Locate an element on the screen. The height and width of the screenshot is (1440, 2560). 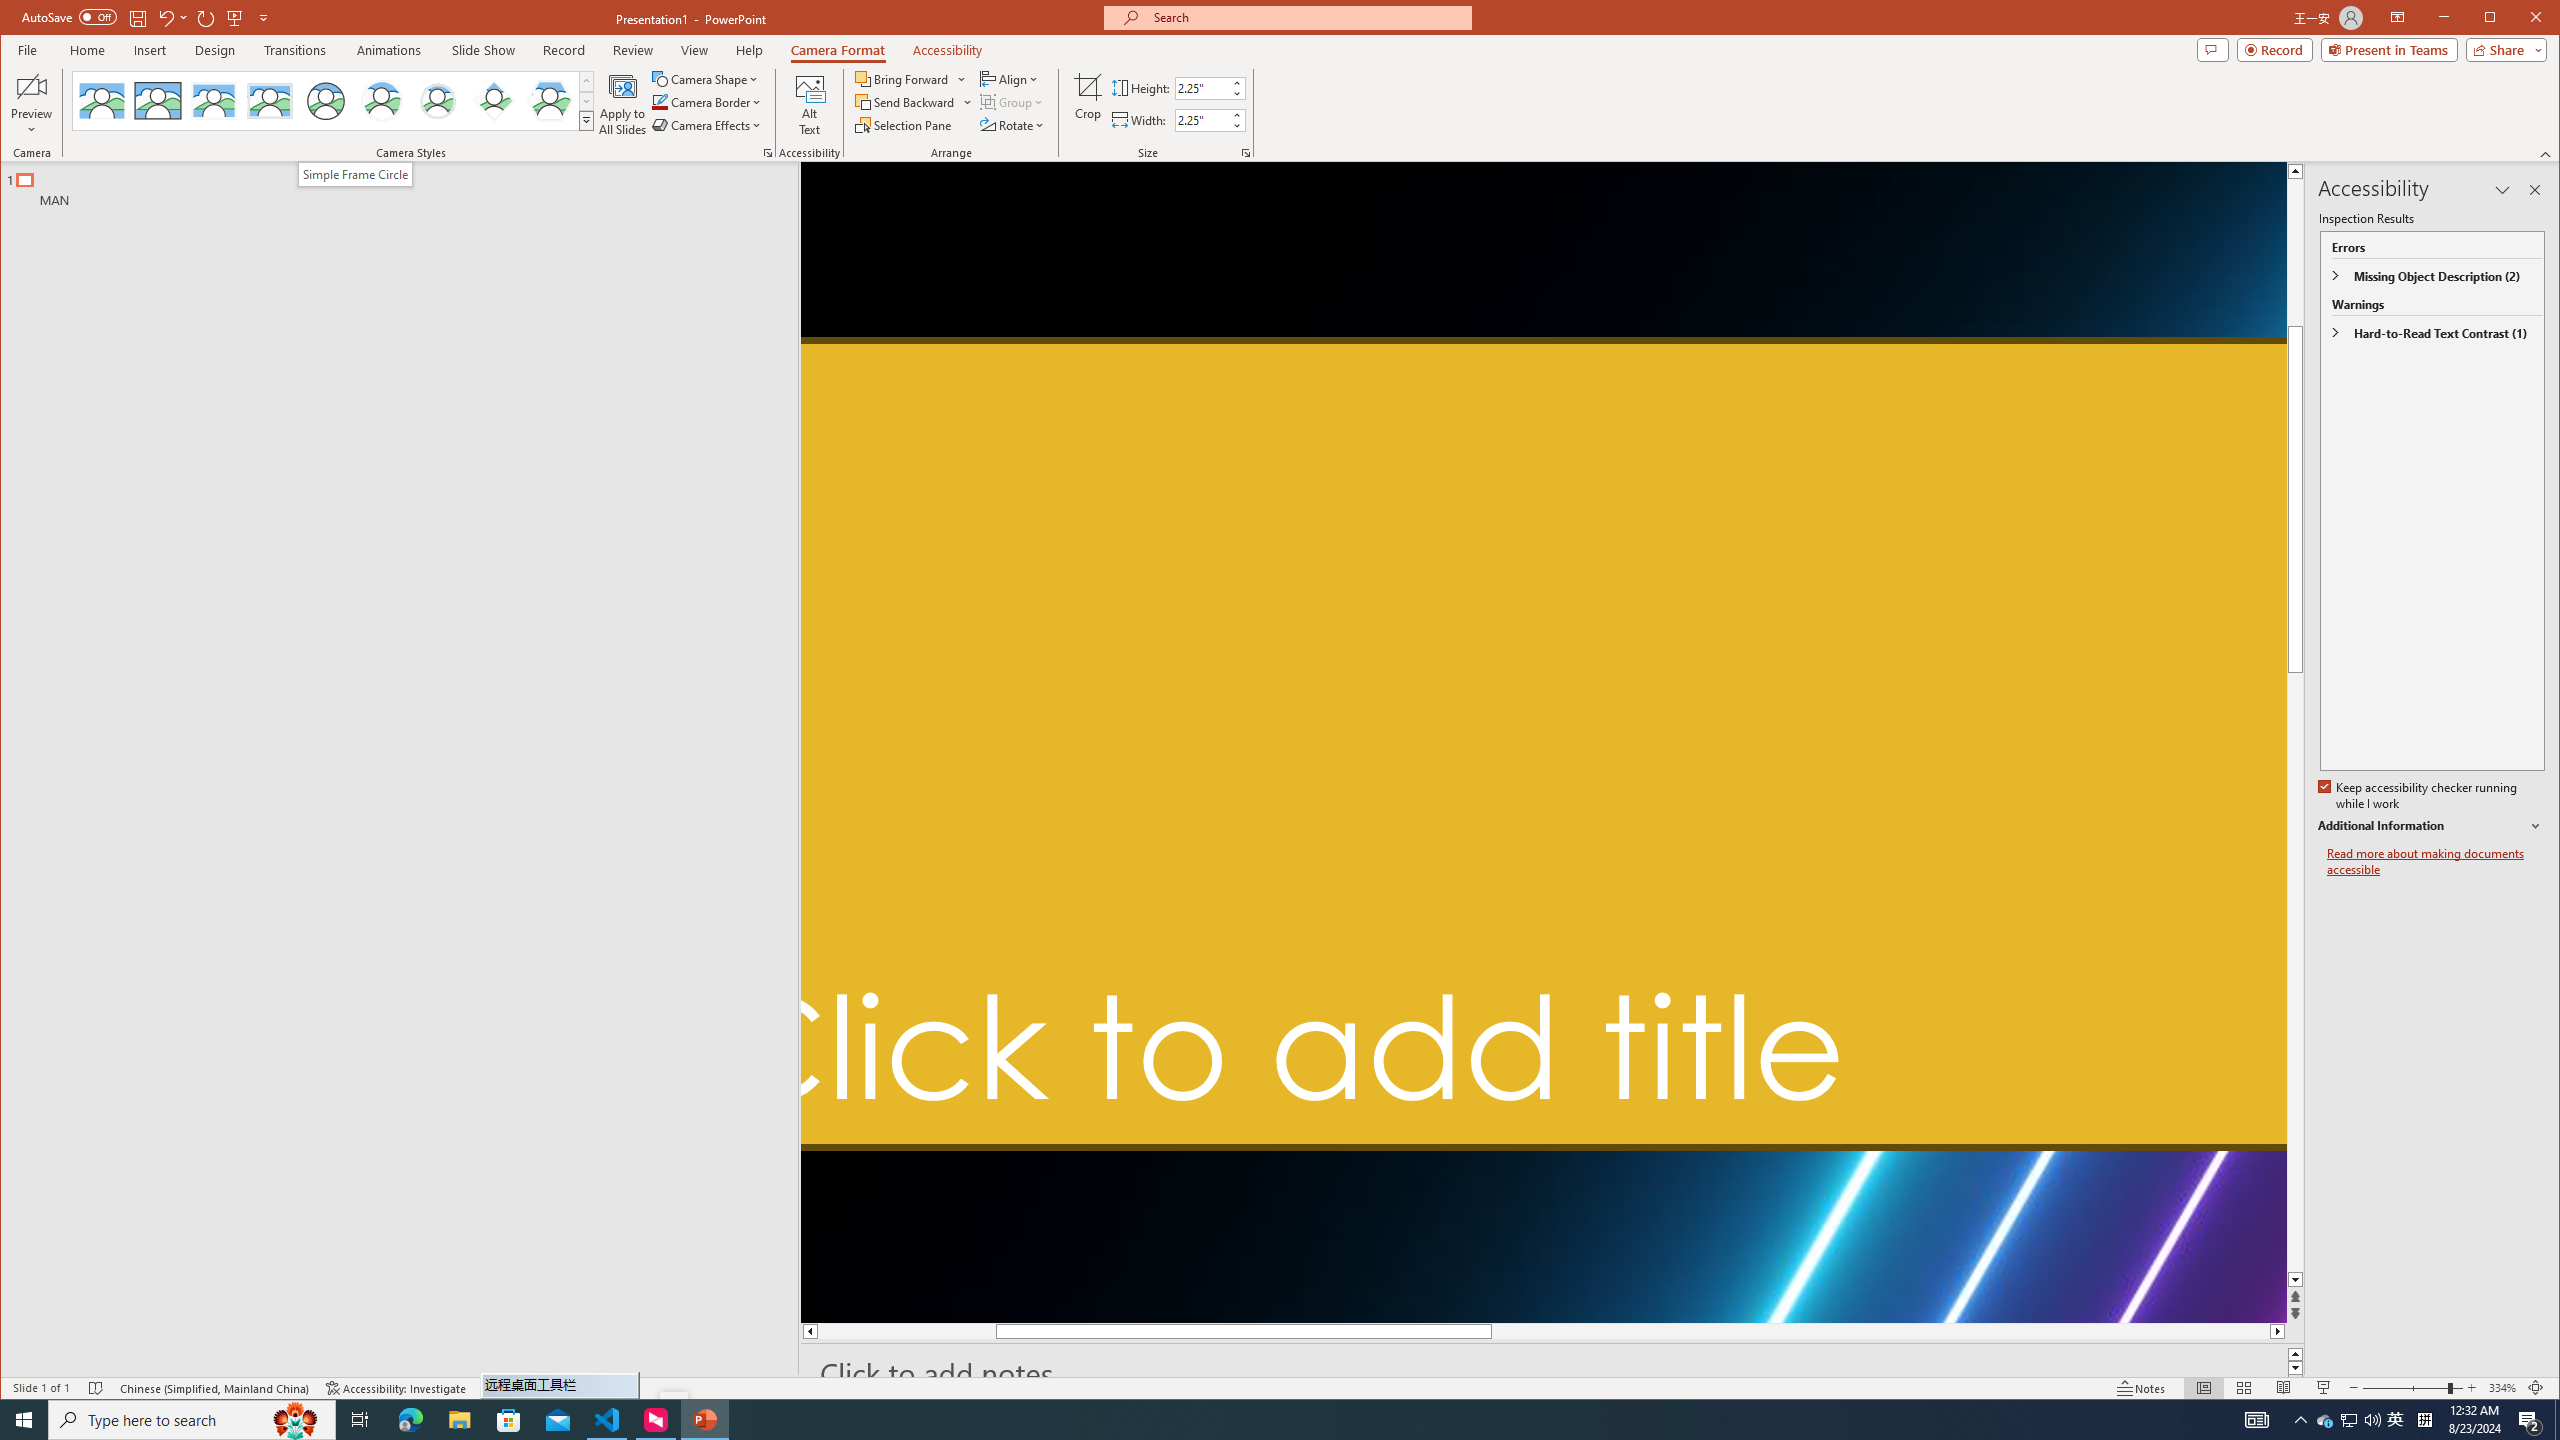
'Bring Forward' is located at coordinates (902, 78).